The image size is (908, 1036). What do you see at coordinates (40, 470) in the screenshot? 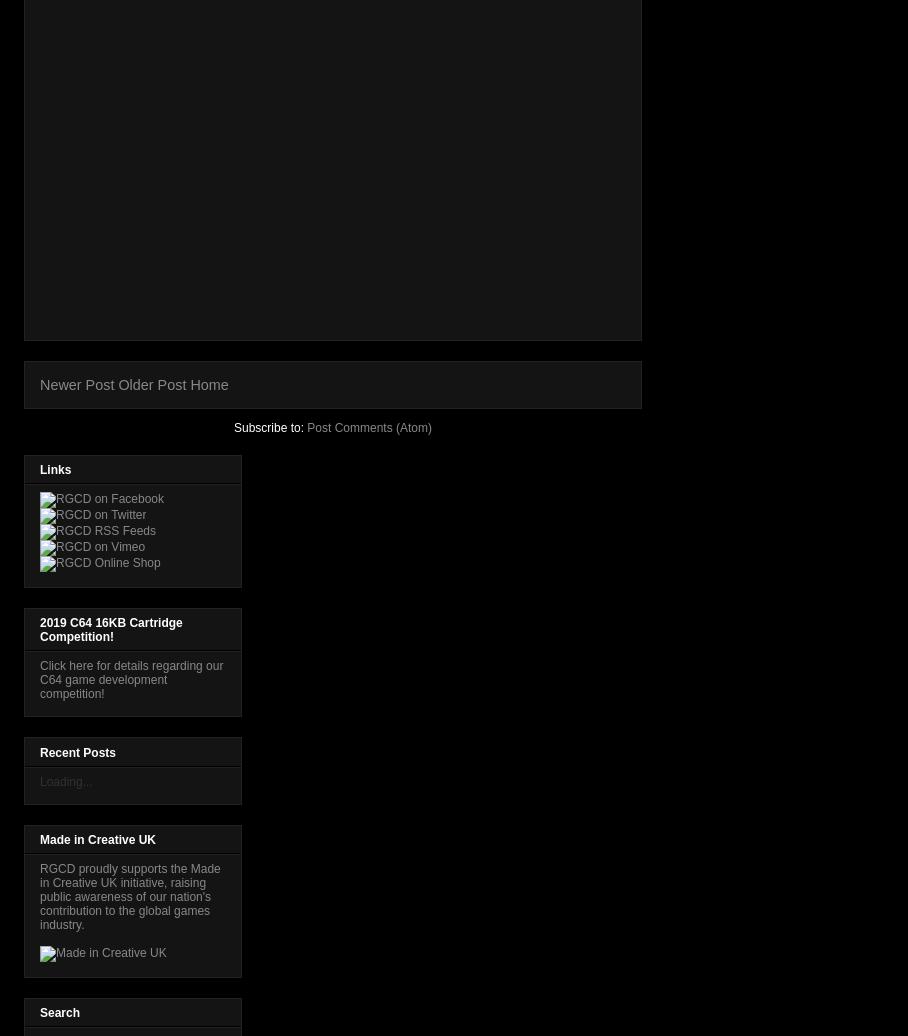
I see `'Links'` at bounding box center [40, 470].